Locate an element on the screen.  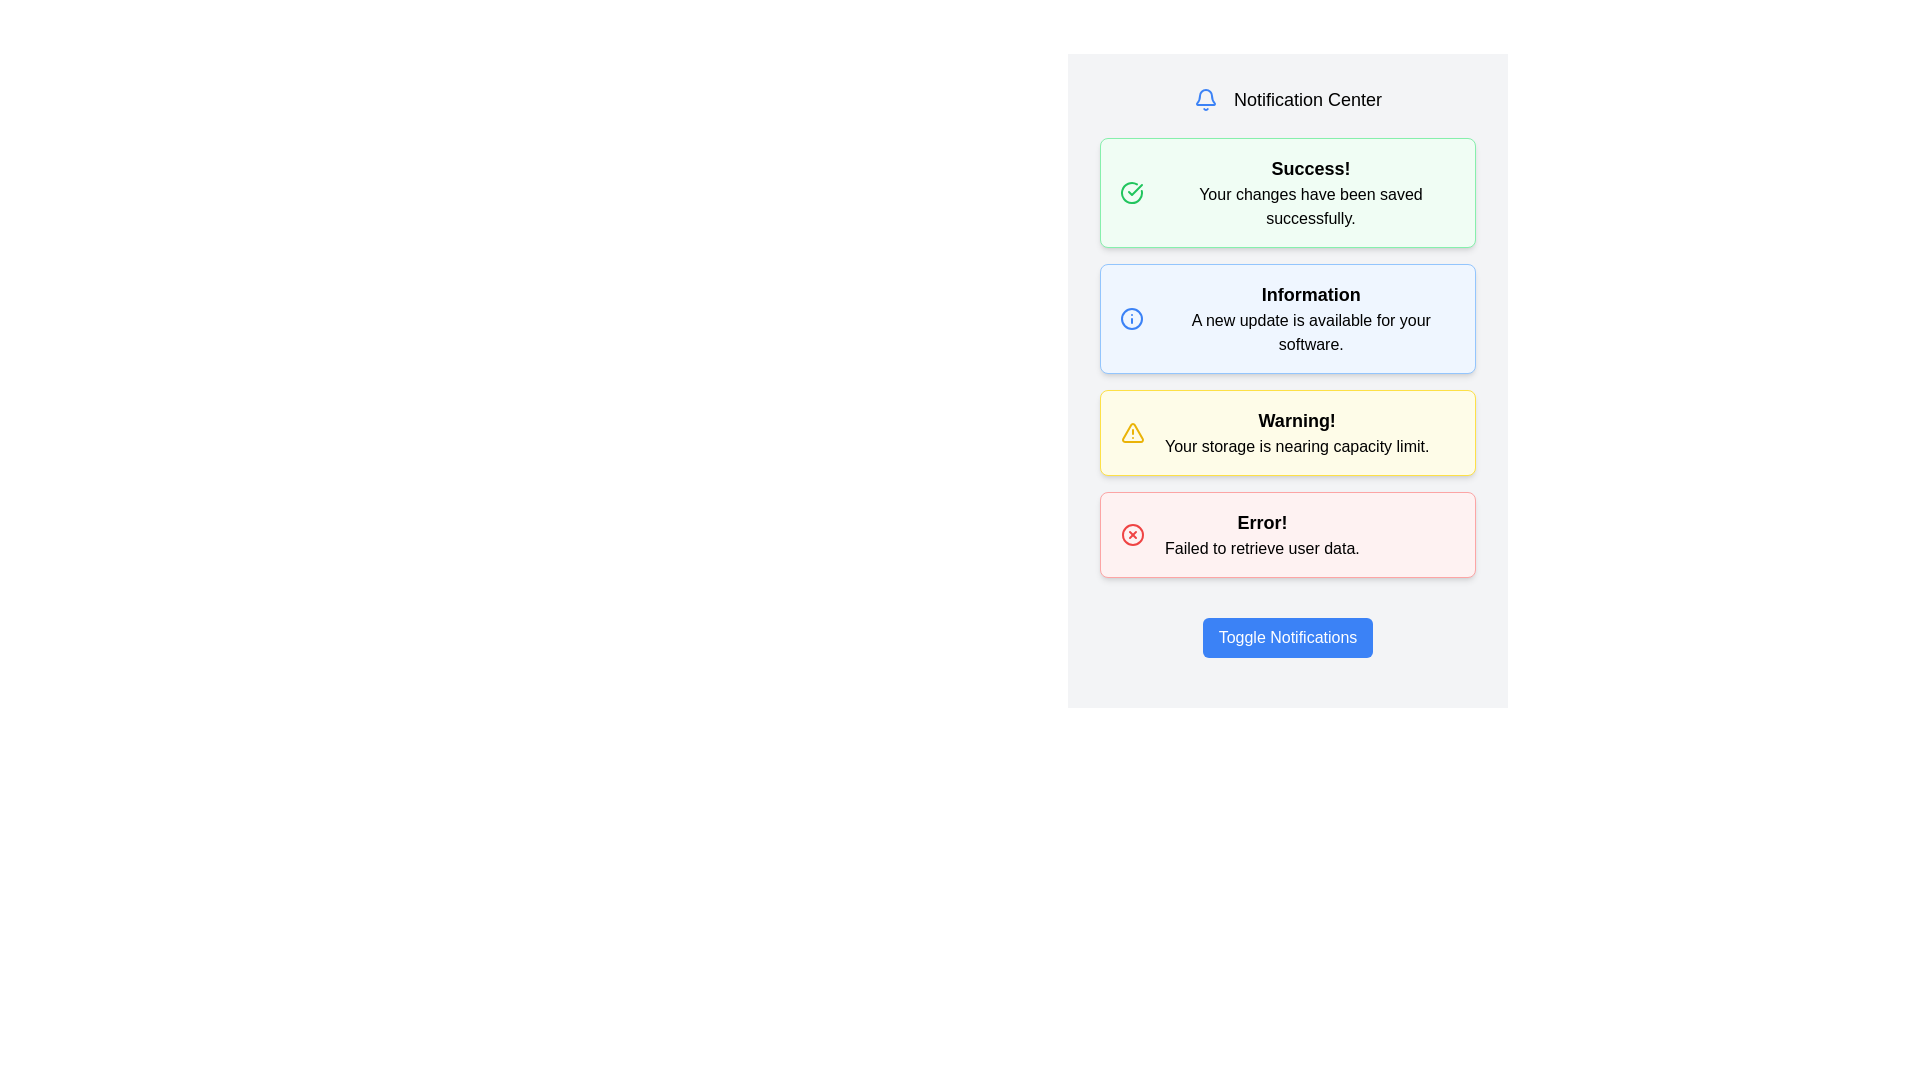
the checkmark icon located at the top-left within the green notification card labeled 'Success!', indicating successful completion of an action is located at coordinates (1131, 192).